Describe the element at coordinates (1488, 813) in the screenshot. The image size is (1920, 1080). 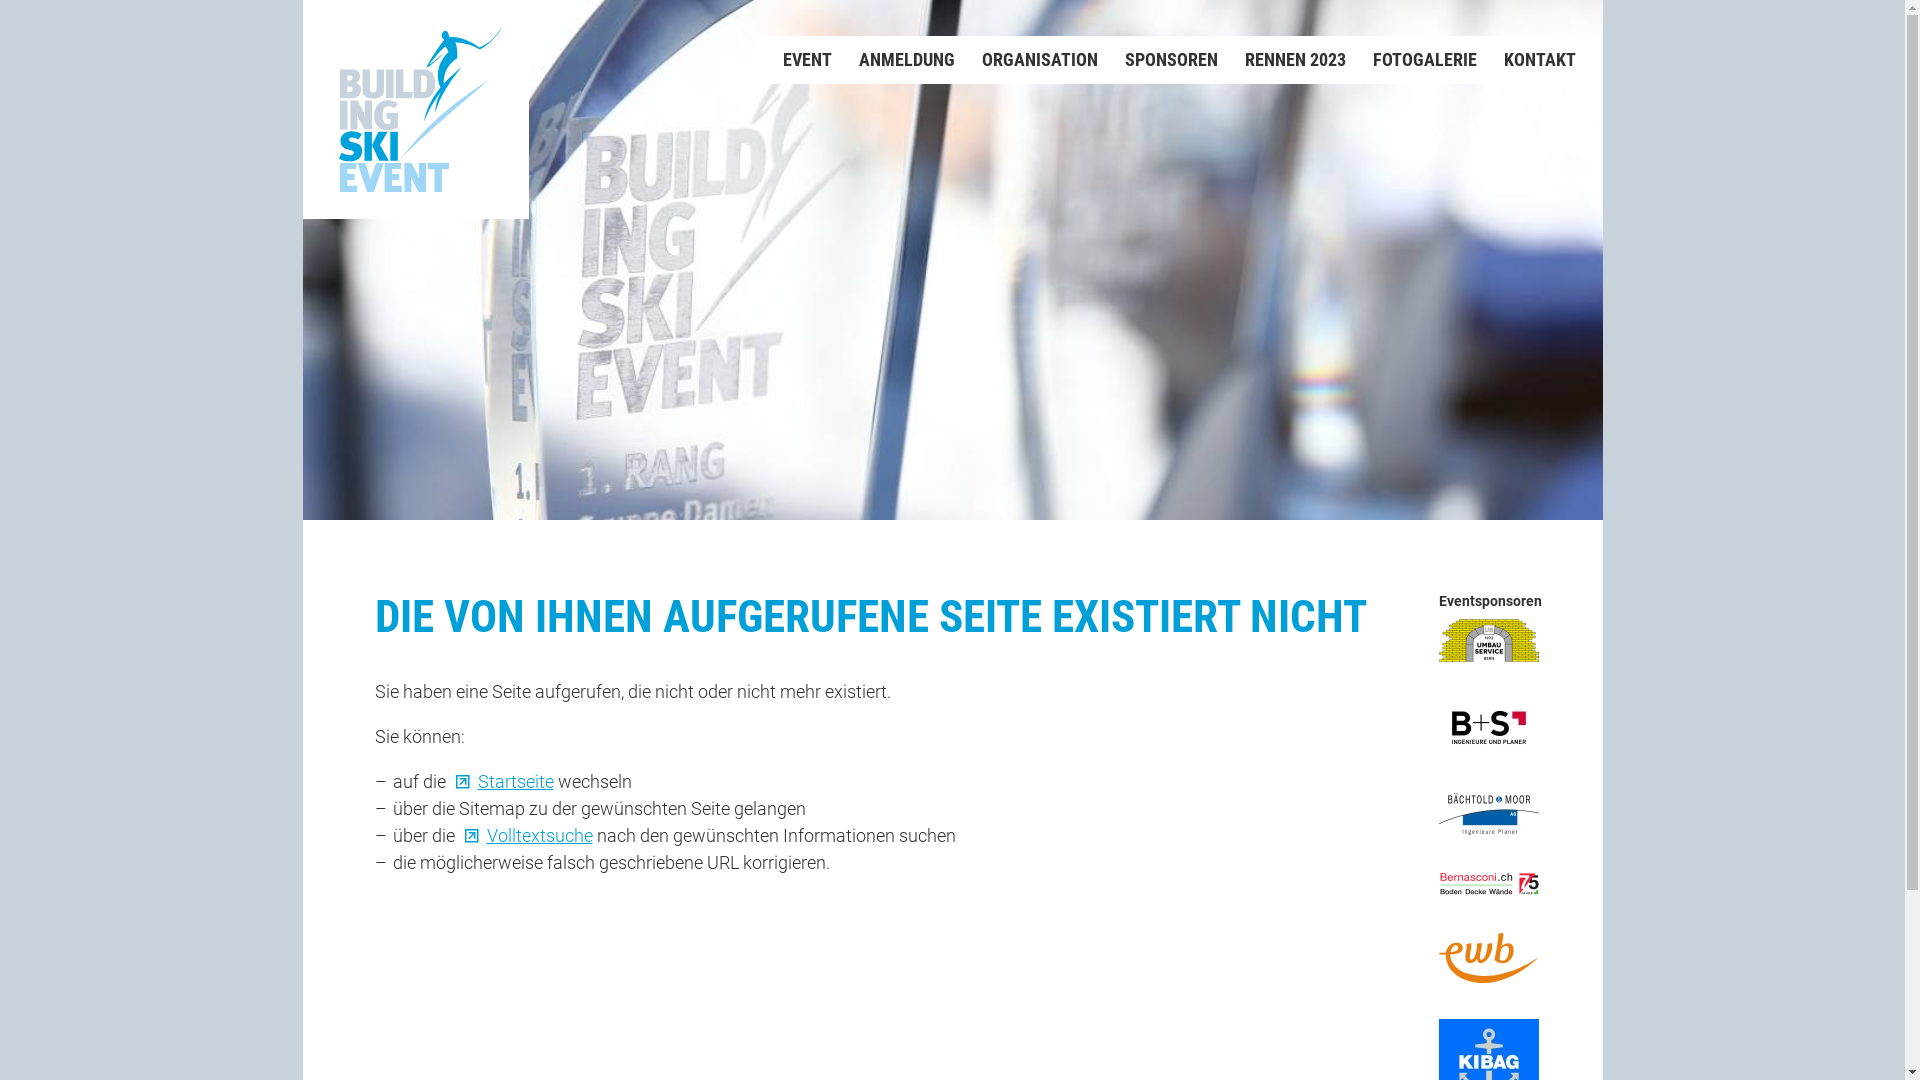
I see `'Sponsor'` at that location.